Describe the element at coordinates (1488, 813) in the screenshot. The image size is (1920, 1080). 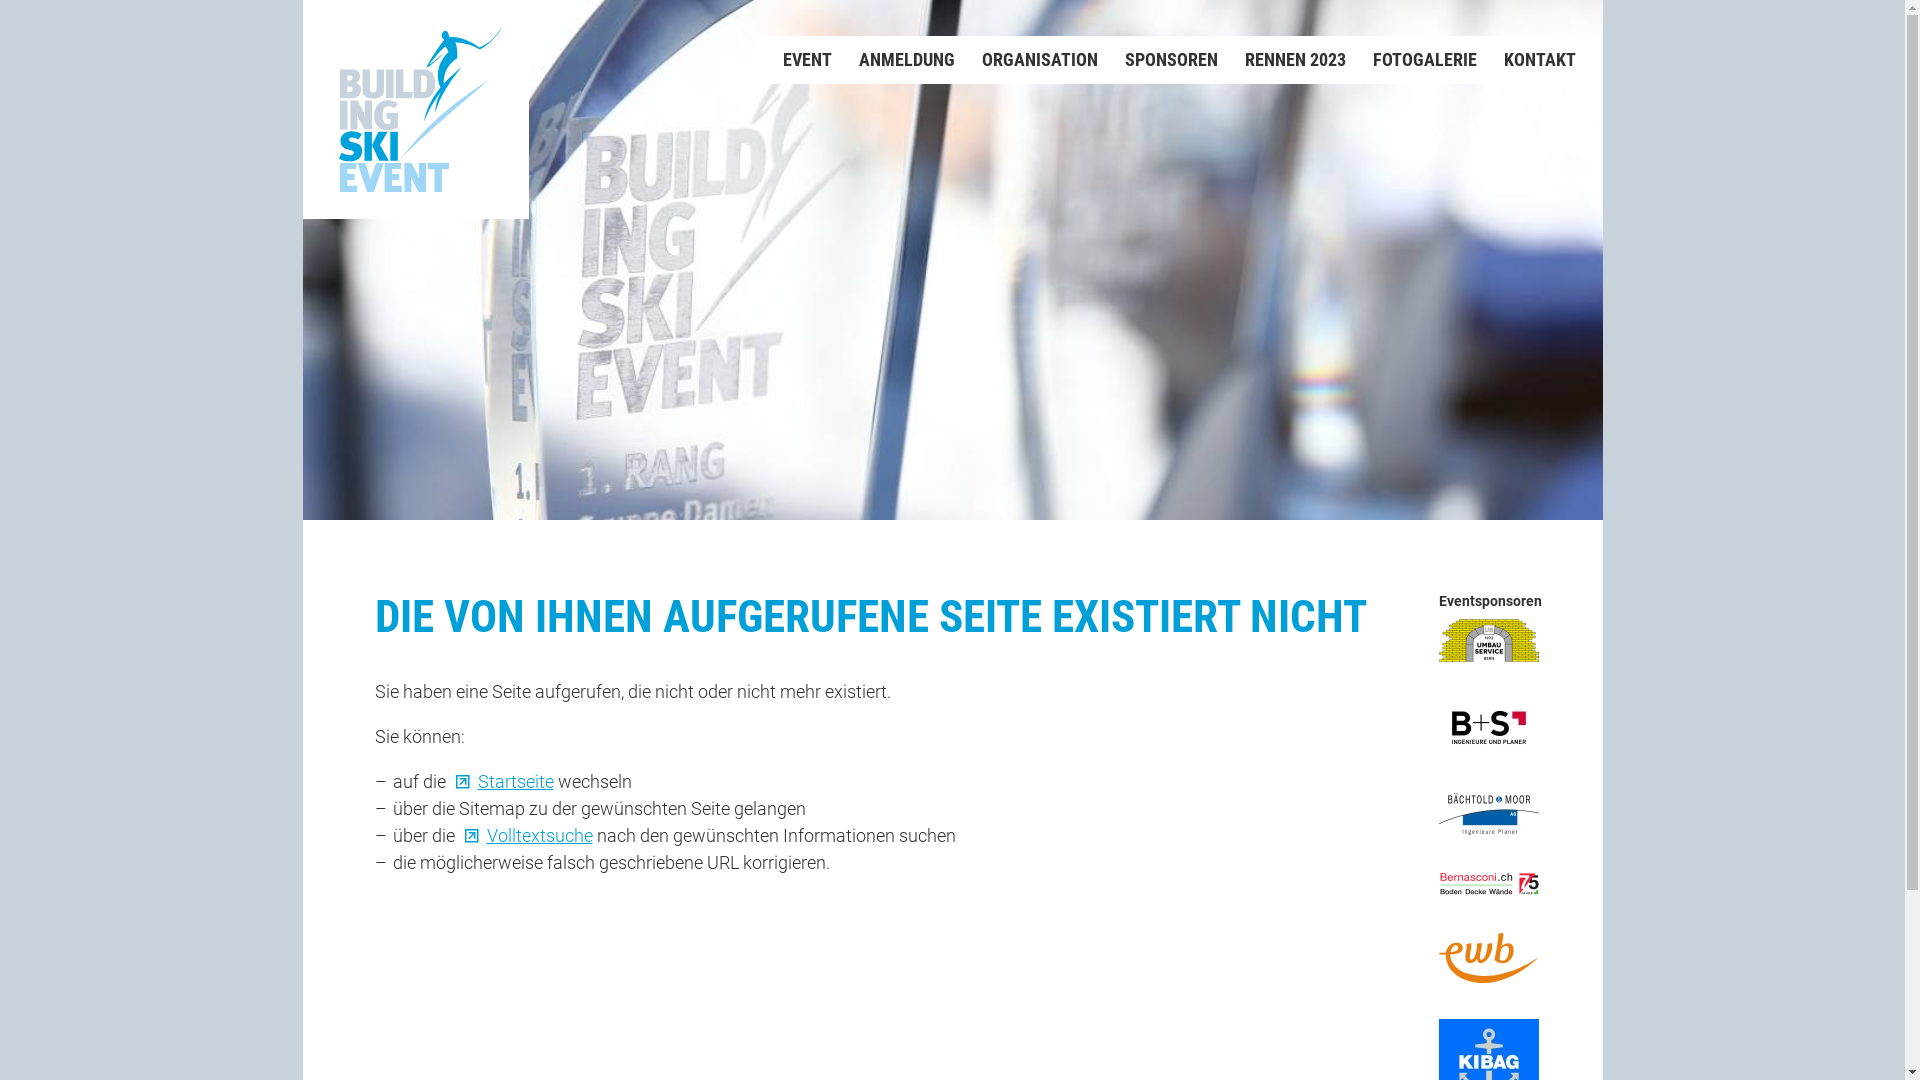
I see `'Sponsor'` at that location.